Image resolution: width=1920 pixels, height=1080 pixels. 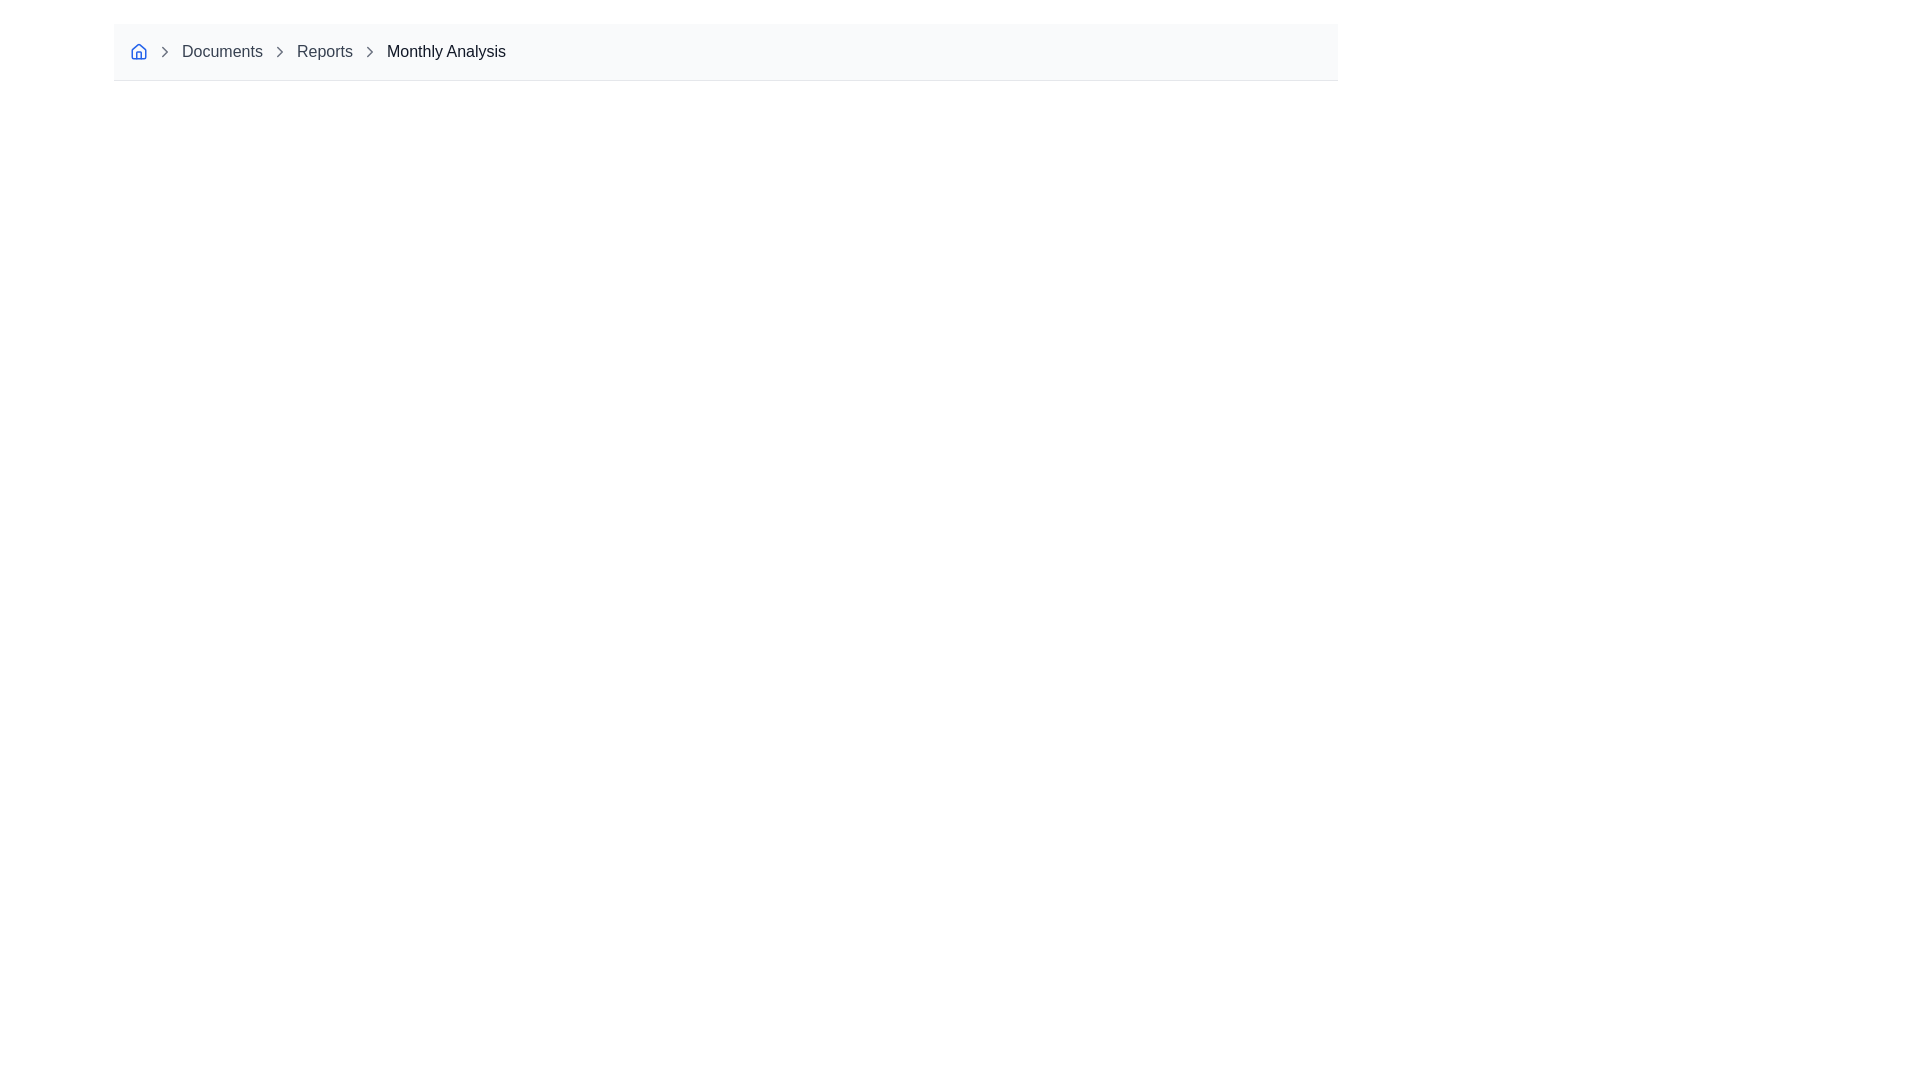 I want to click on the breadcrumb link labeled 'Reports', so click(x=324, y=50).